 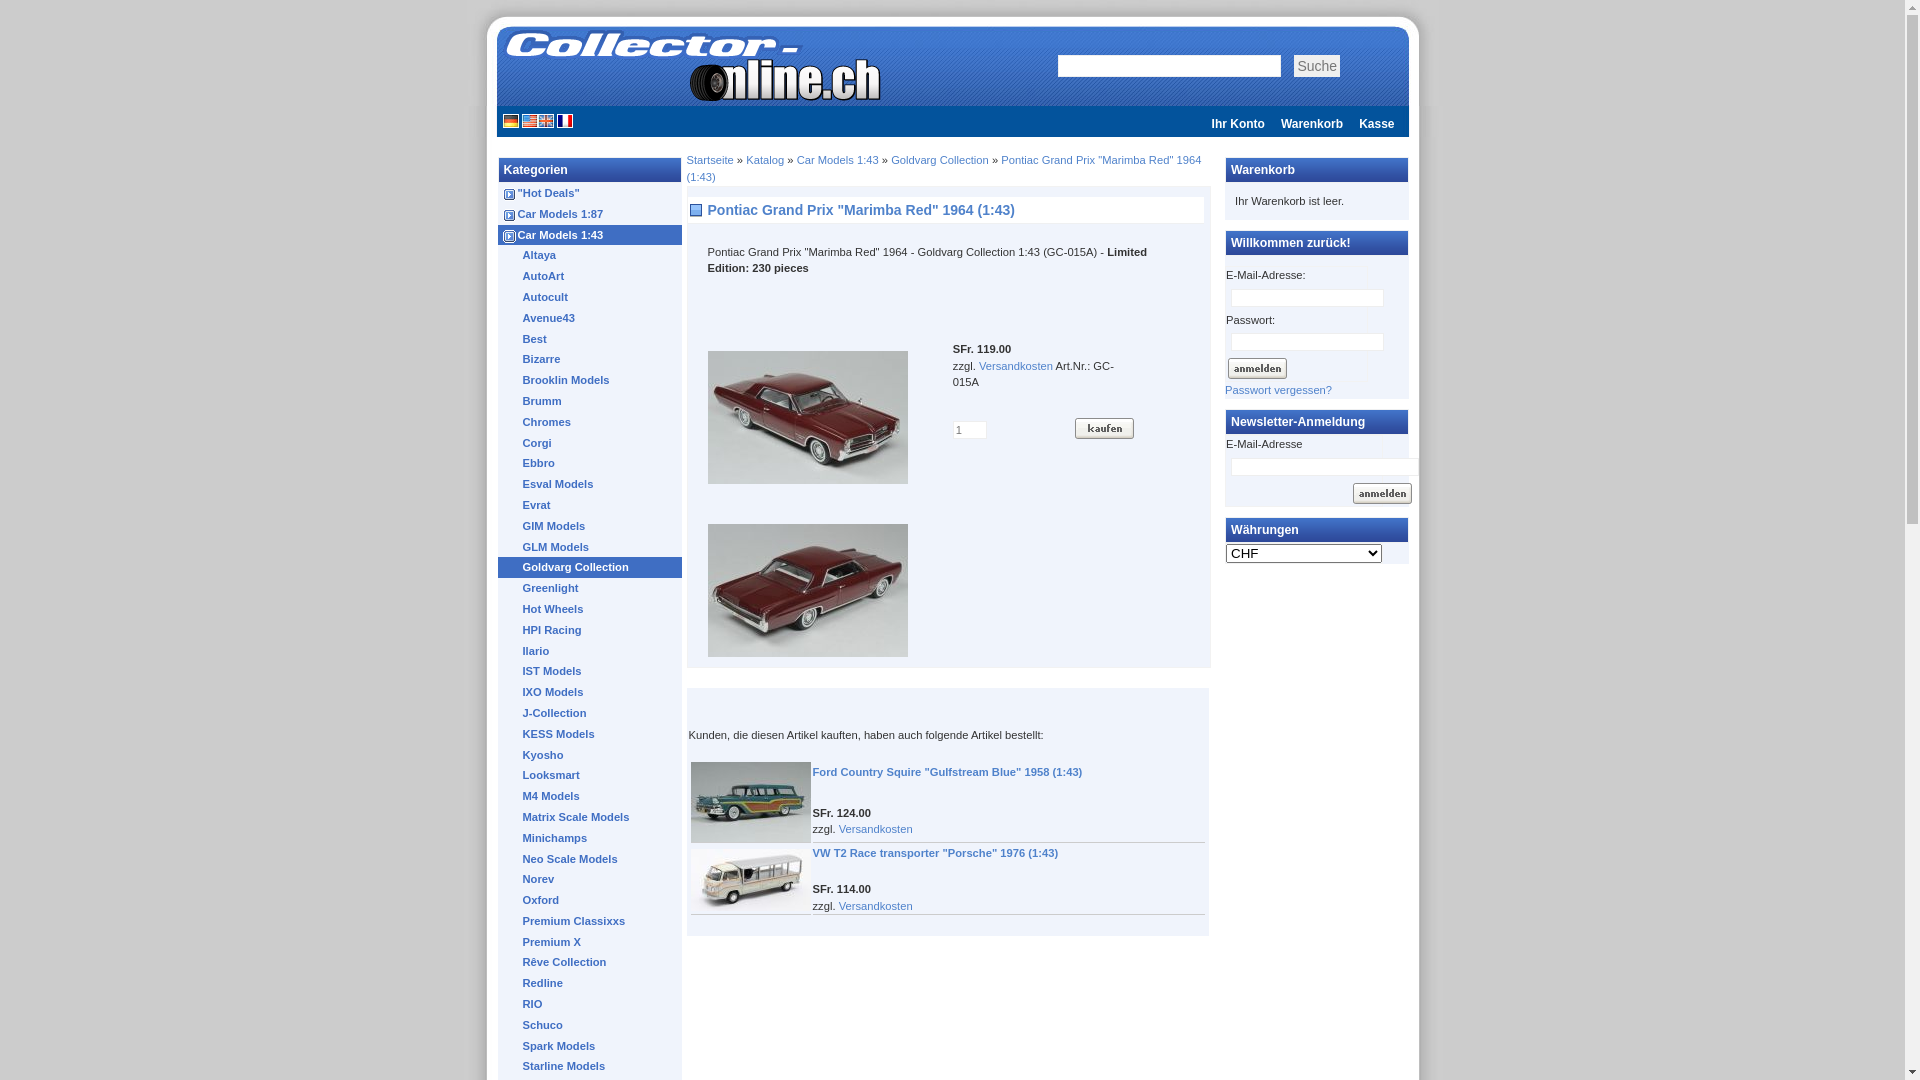 I want to click on 'Ilario', so click(x=592, y=651).